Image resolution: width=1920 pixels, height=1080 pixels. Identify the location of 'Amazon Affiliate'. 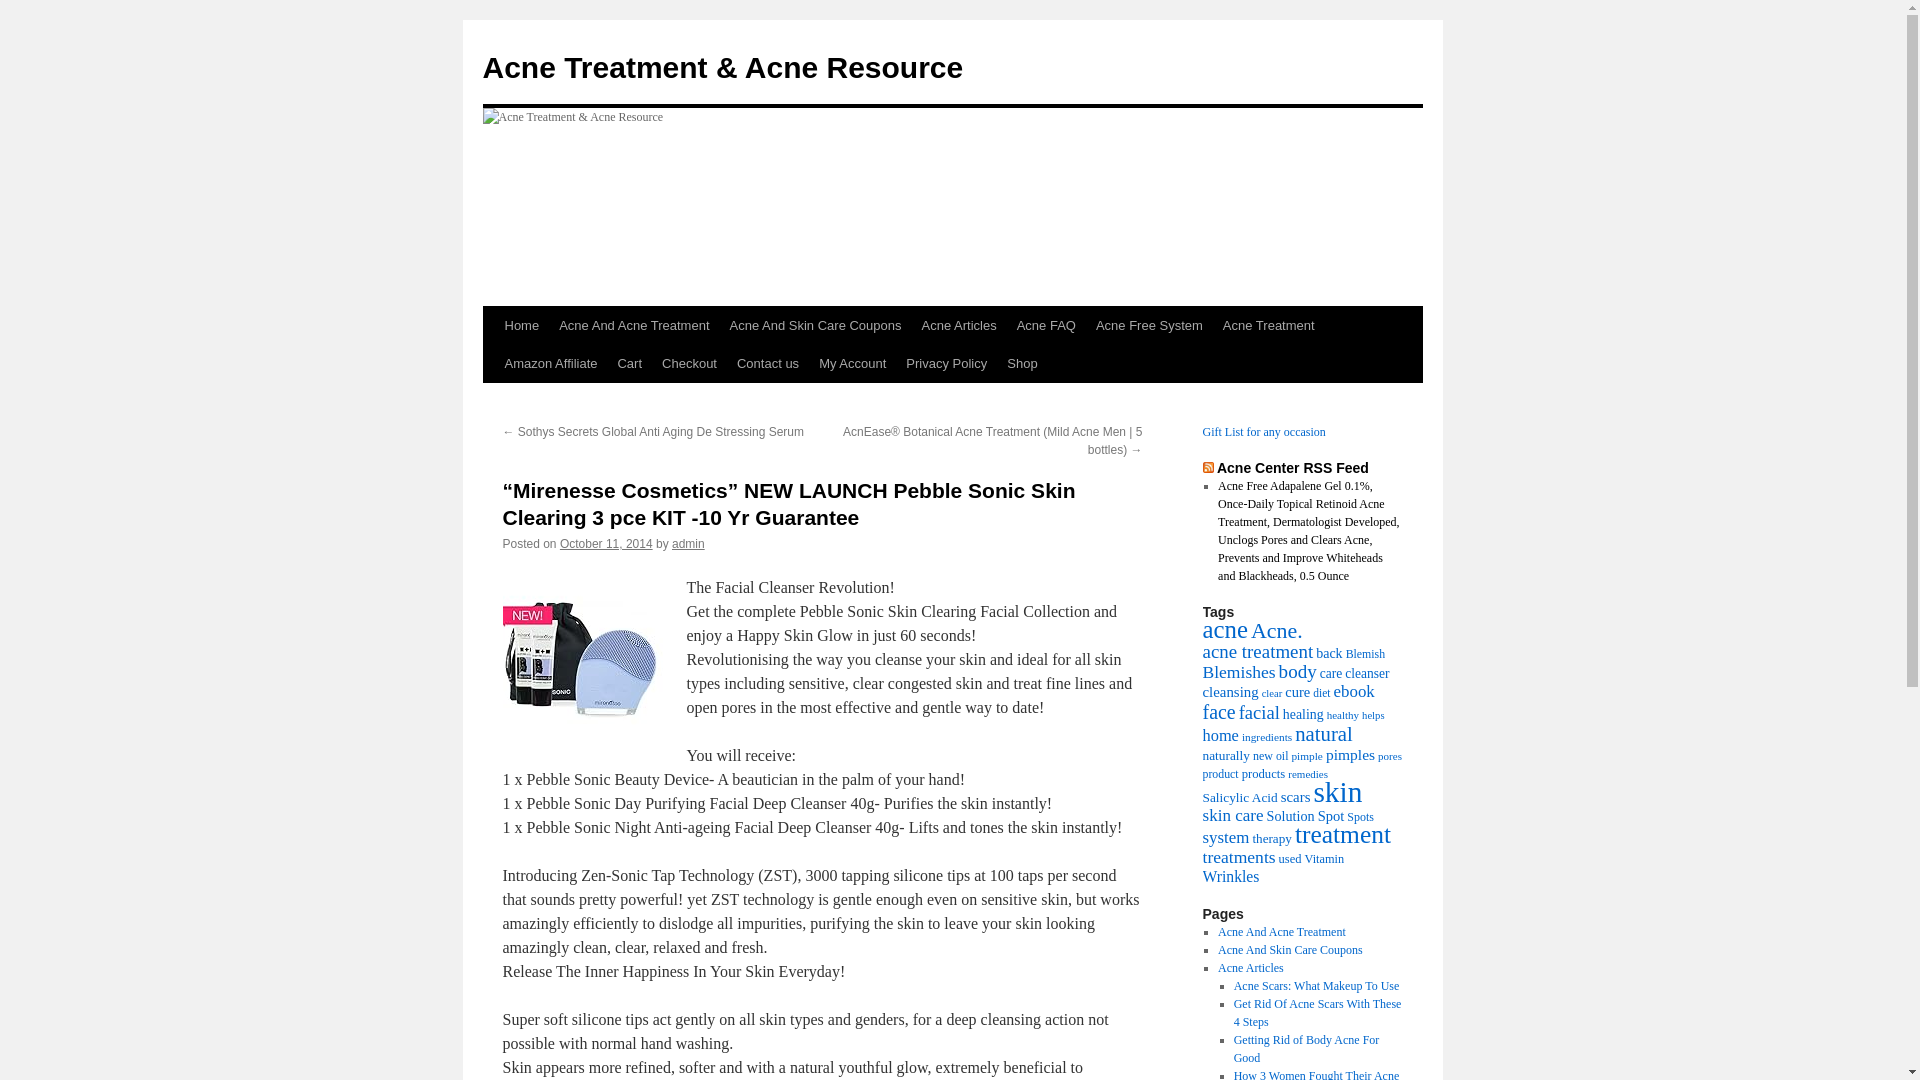
(550, 363).